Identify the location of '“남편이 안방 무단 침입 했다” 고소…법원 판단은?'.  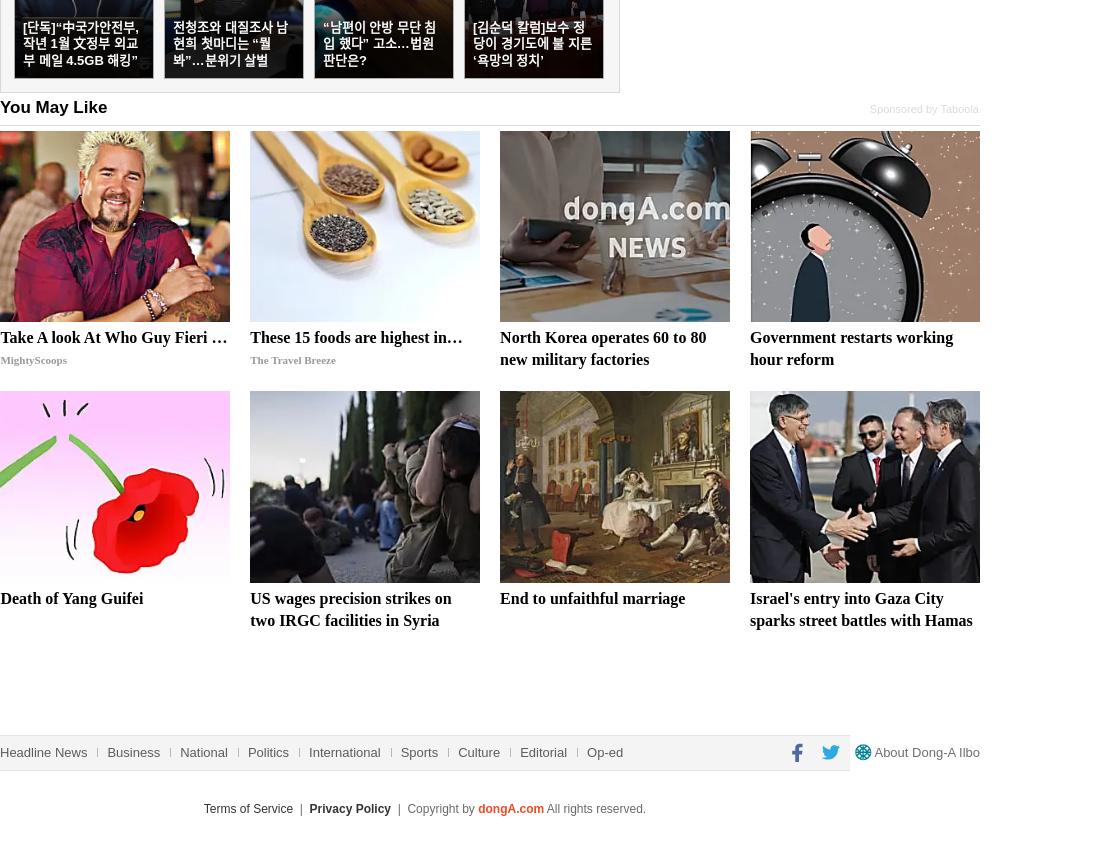
(379, 43).